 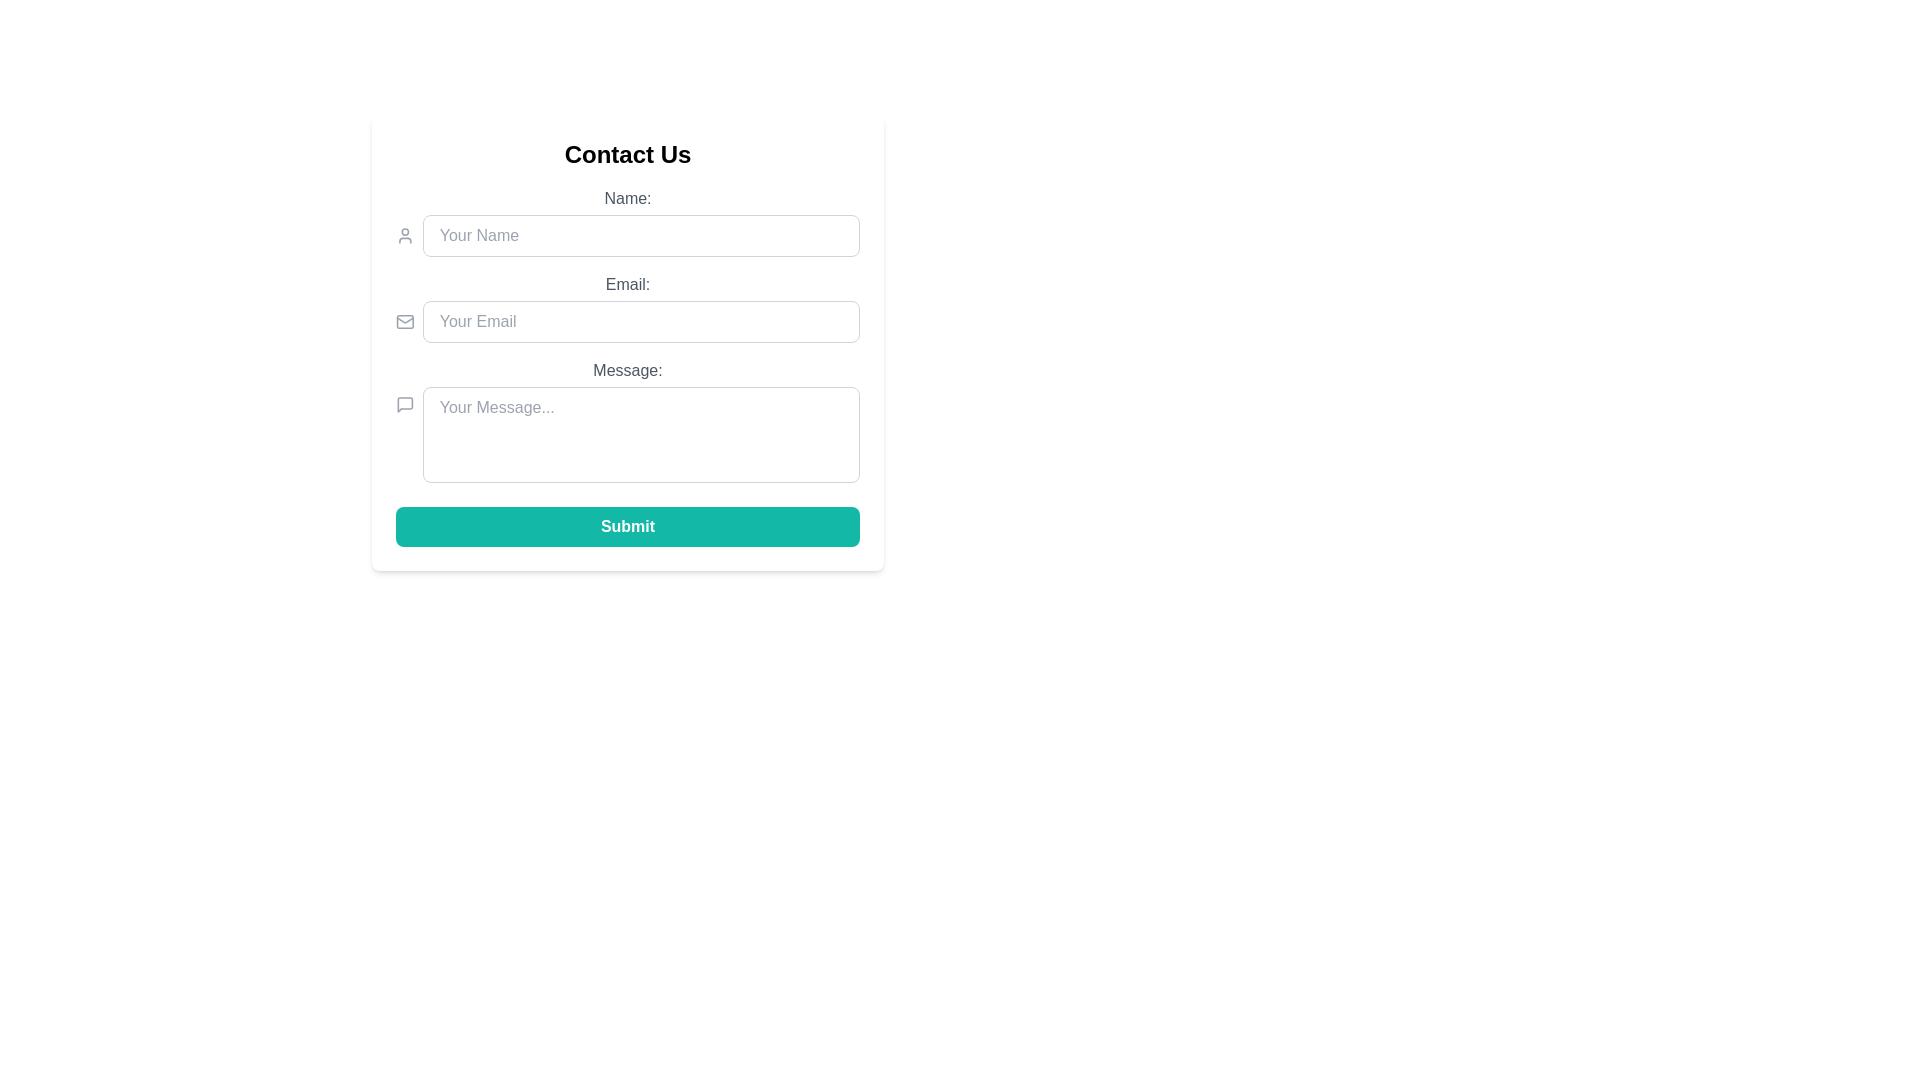 What do you see at coordinates (404, 320) in the screenshot?
I see `the email input field associated with the envelope icon` at bounding box center [404, 320].